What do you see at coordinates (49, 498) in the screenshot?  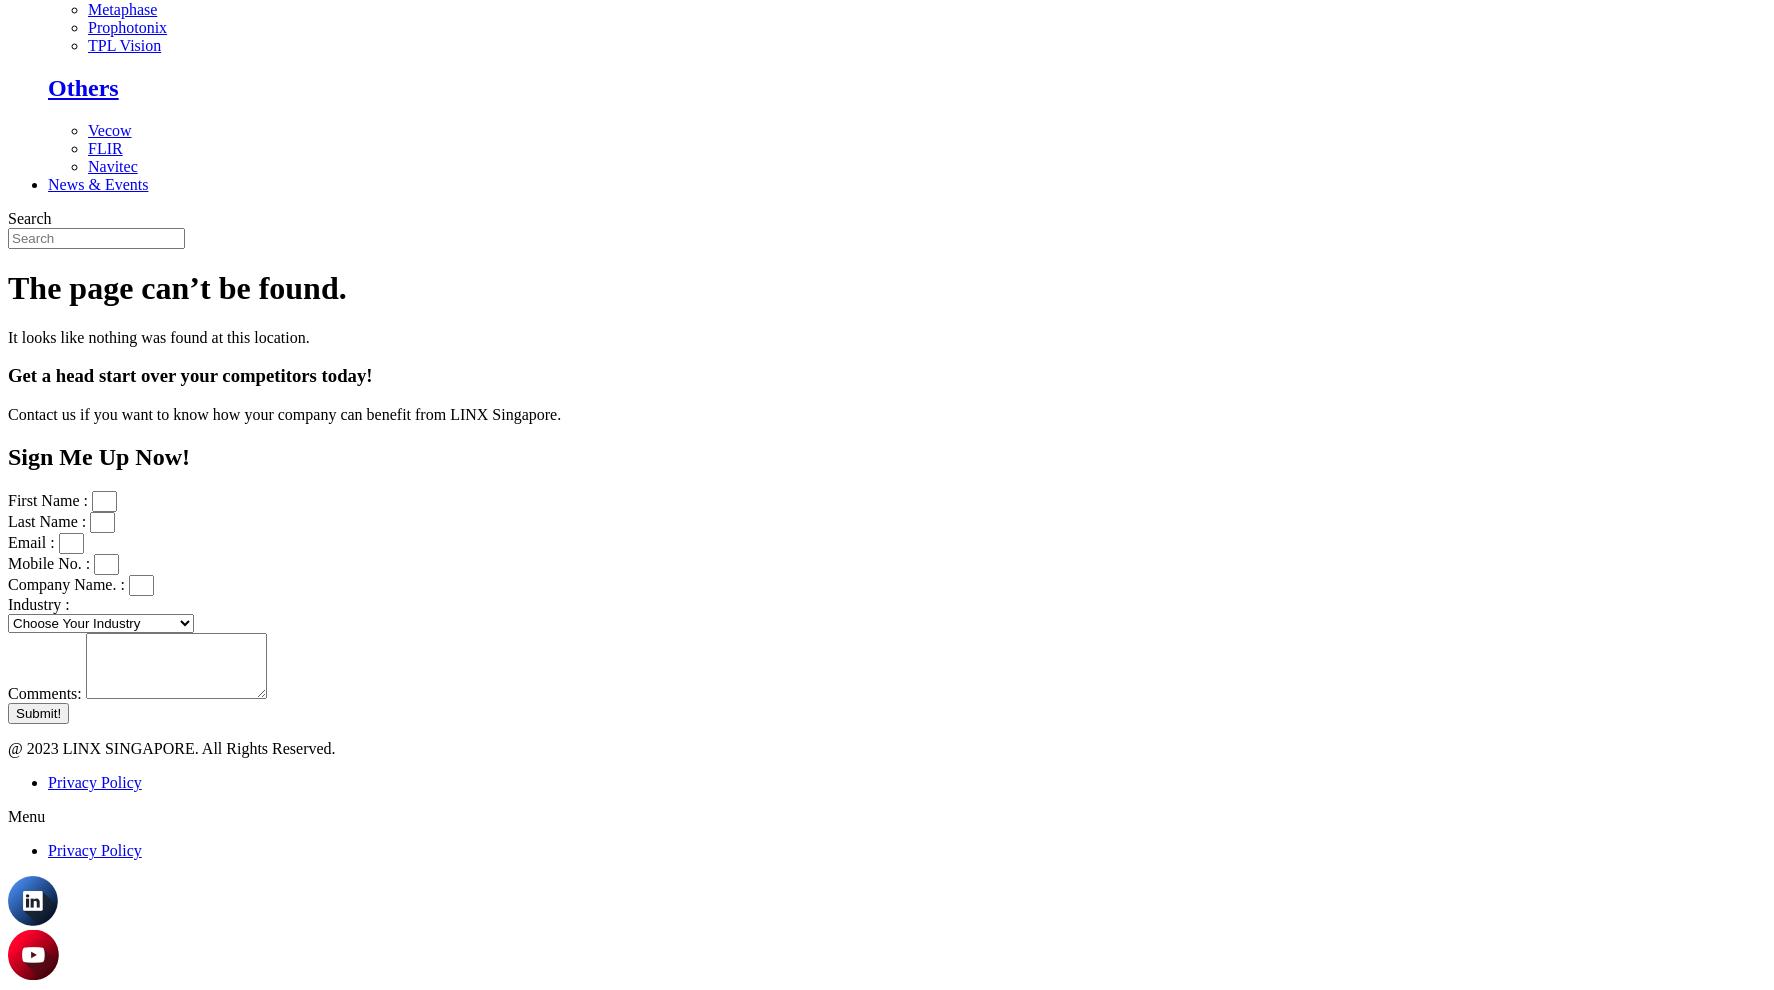 I see `'First Name :'` at bounding box center [49, 498].